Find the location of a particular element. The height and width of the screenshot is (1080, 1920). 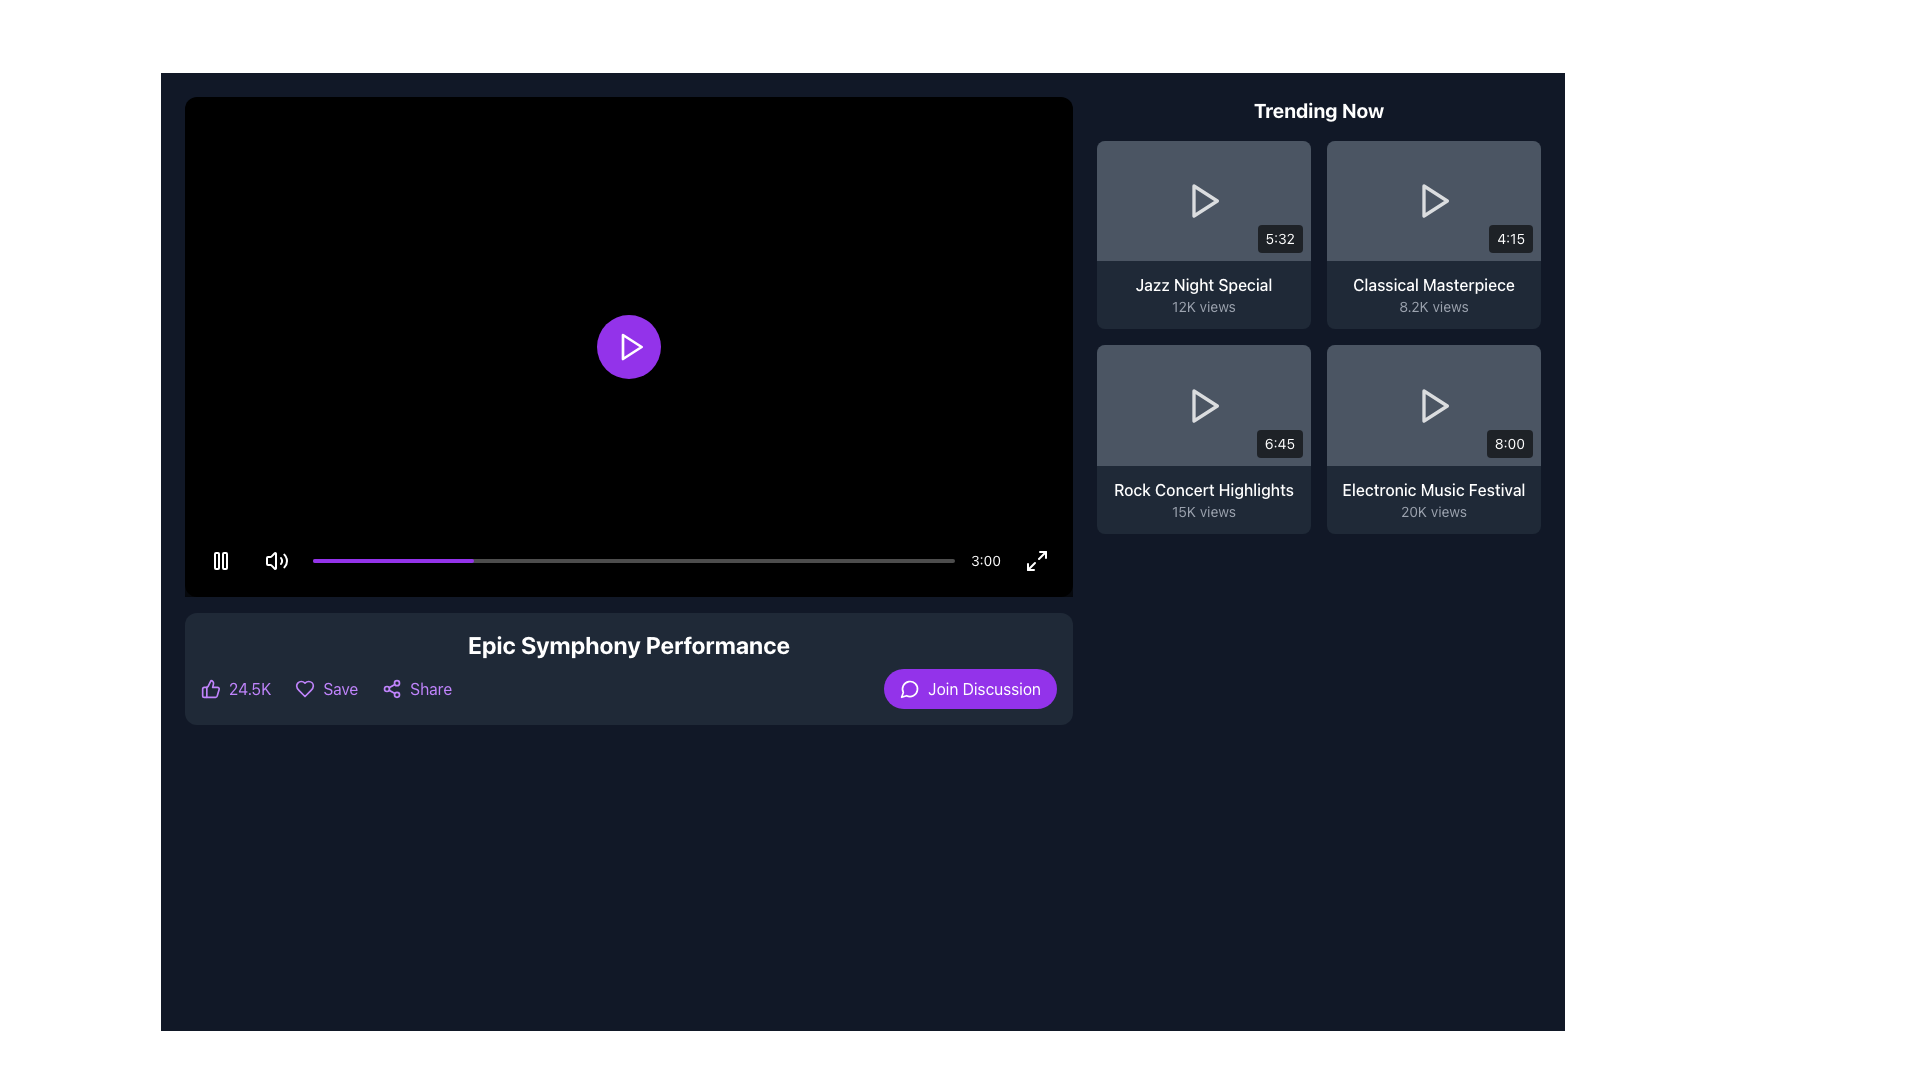

the text label that indicates the function of the 'Join Discussion' button, located near the bottom-right of the video player section is located at coordinates (984, 687).